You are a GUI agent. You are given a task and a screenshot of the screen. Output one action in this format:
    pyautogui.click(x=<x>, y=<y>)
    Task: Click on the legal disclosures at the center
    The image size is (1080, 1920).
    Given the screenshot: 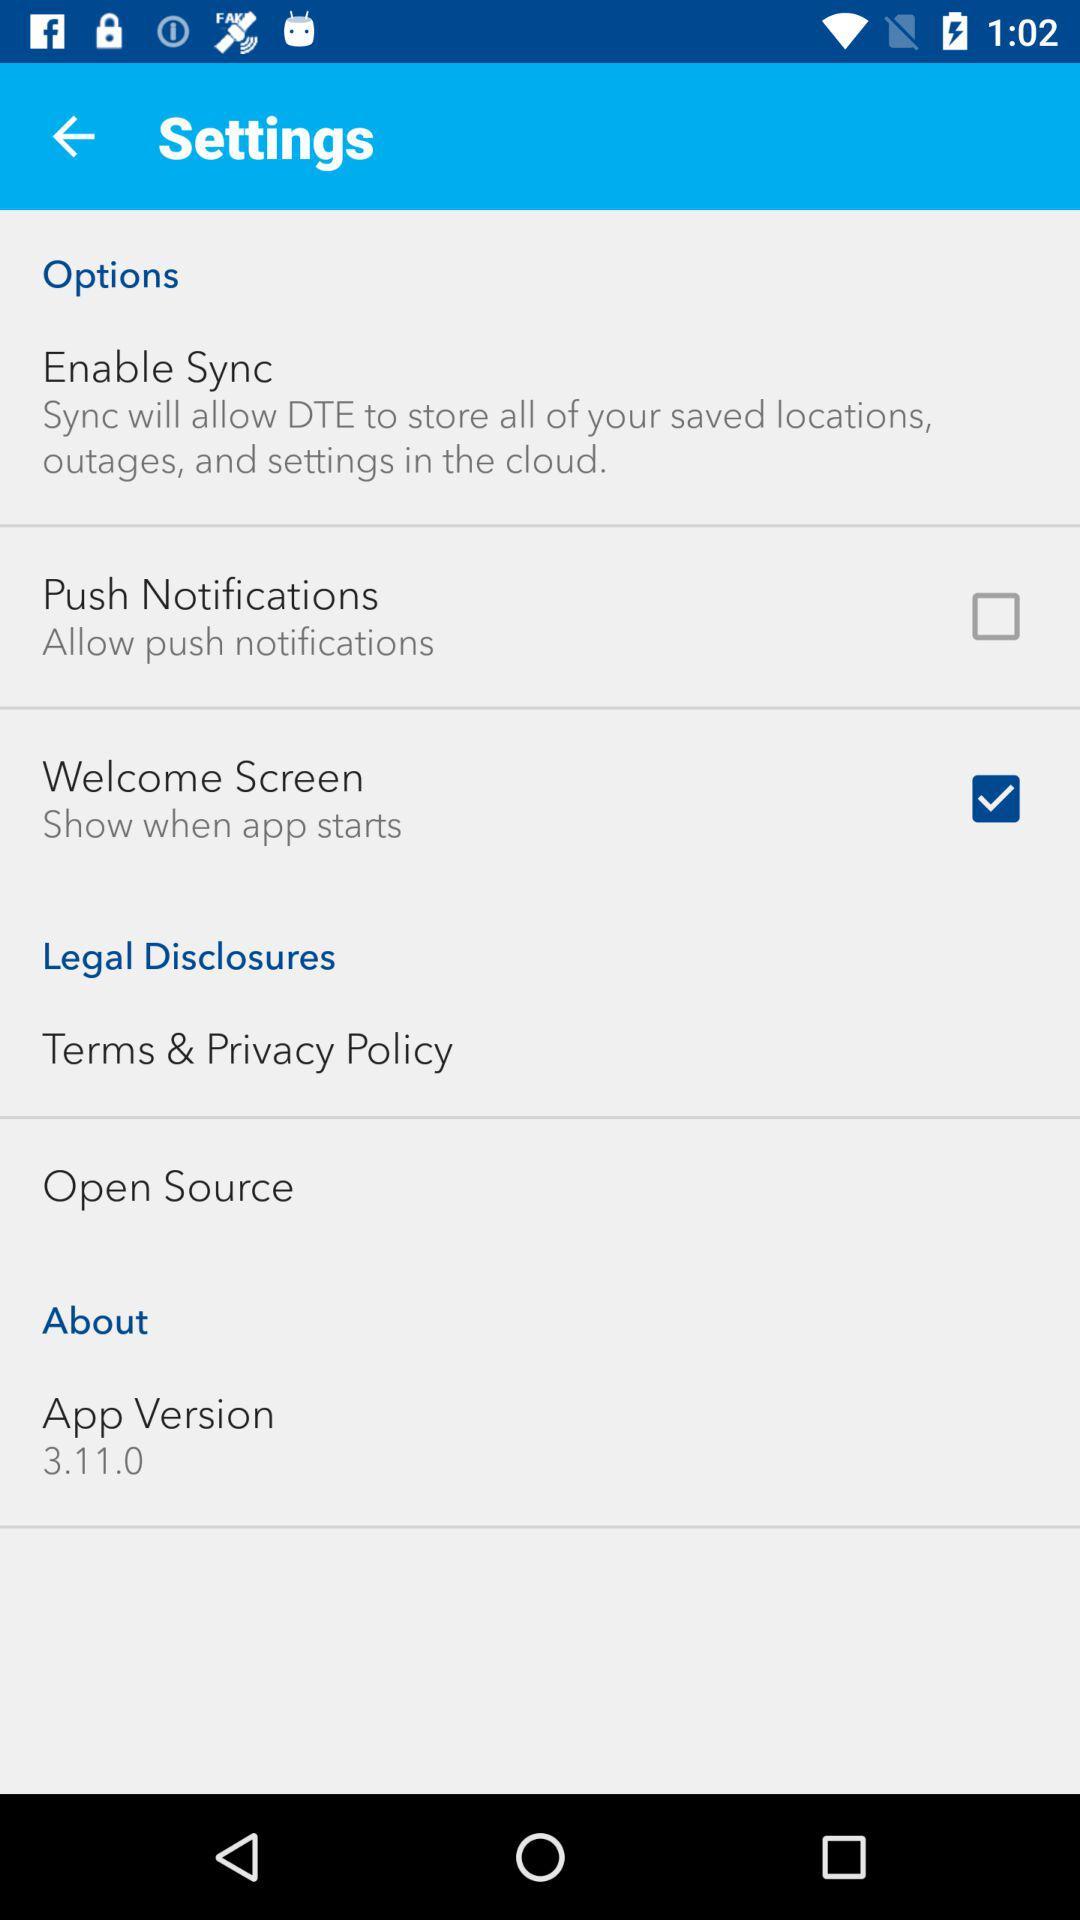 What is the action you would take?
    pyautogui.click(x=540, y=934)
    